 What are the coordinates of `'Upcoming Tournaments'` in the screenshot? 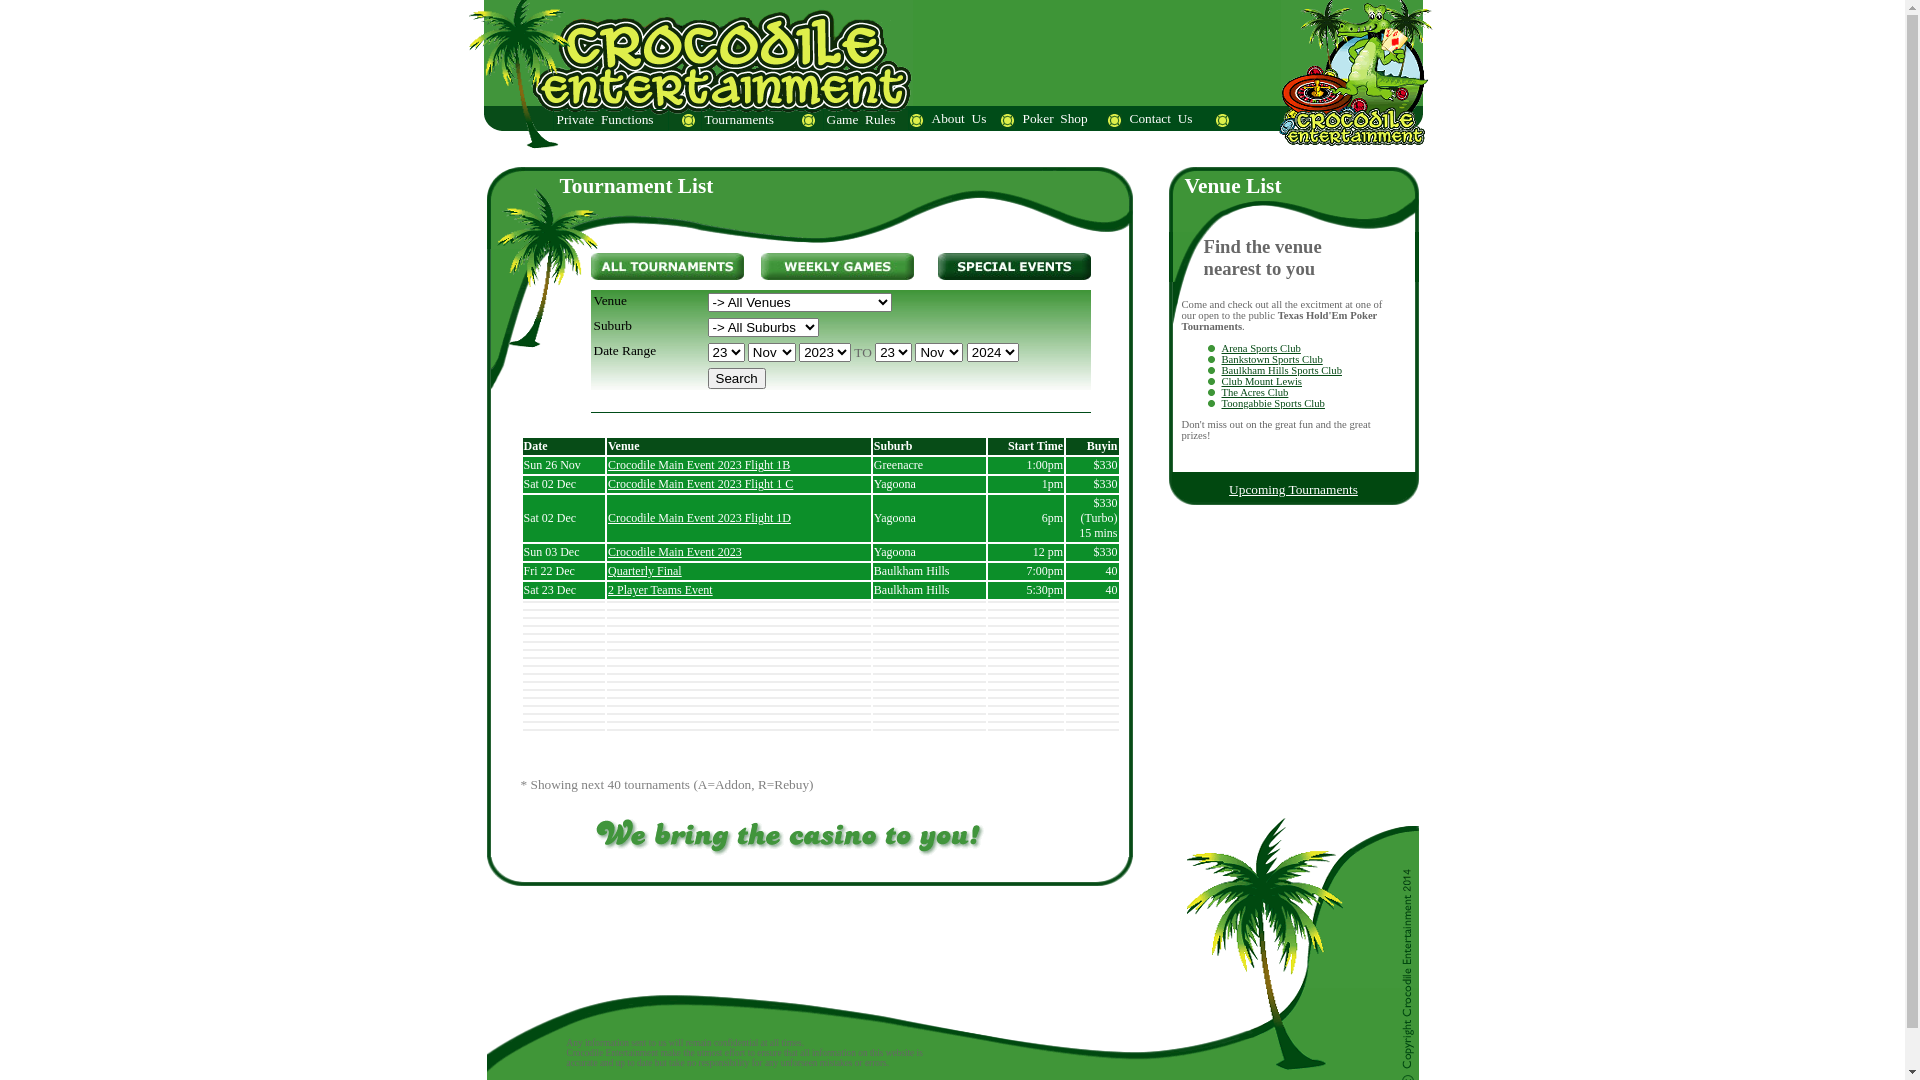 It's located at (1293, 489).